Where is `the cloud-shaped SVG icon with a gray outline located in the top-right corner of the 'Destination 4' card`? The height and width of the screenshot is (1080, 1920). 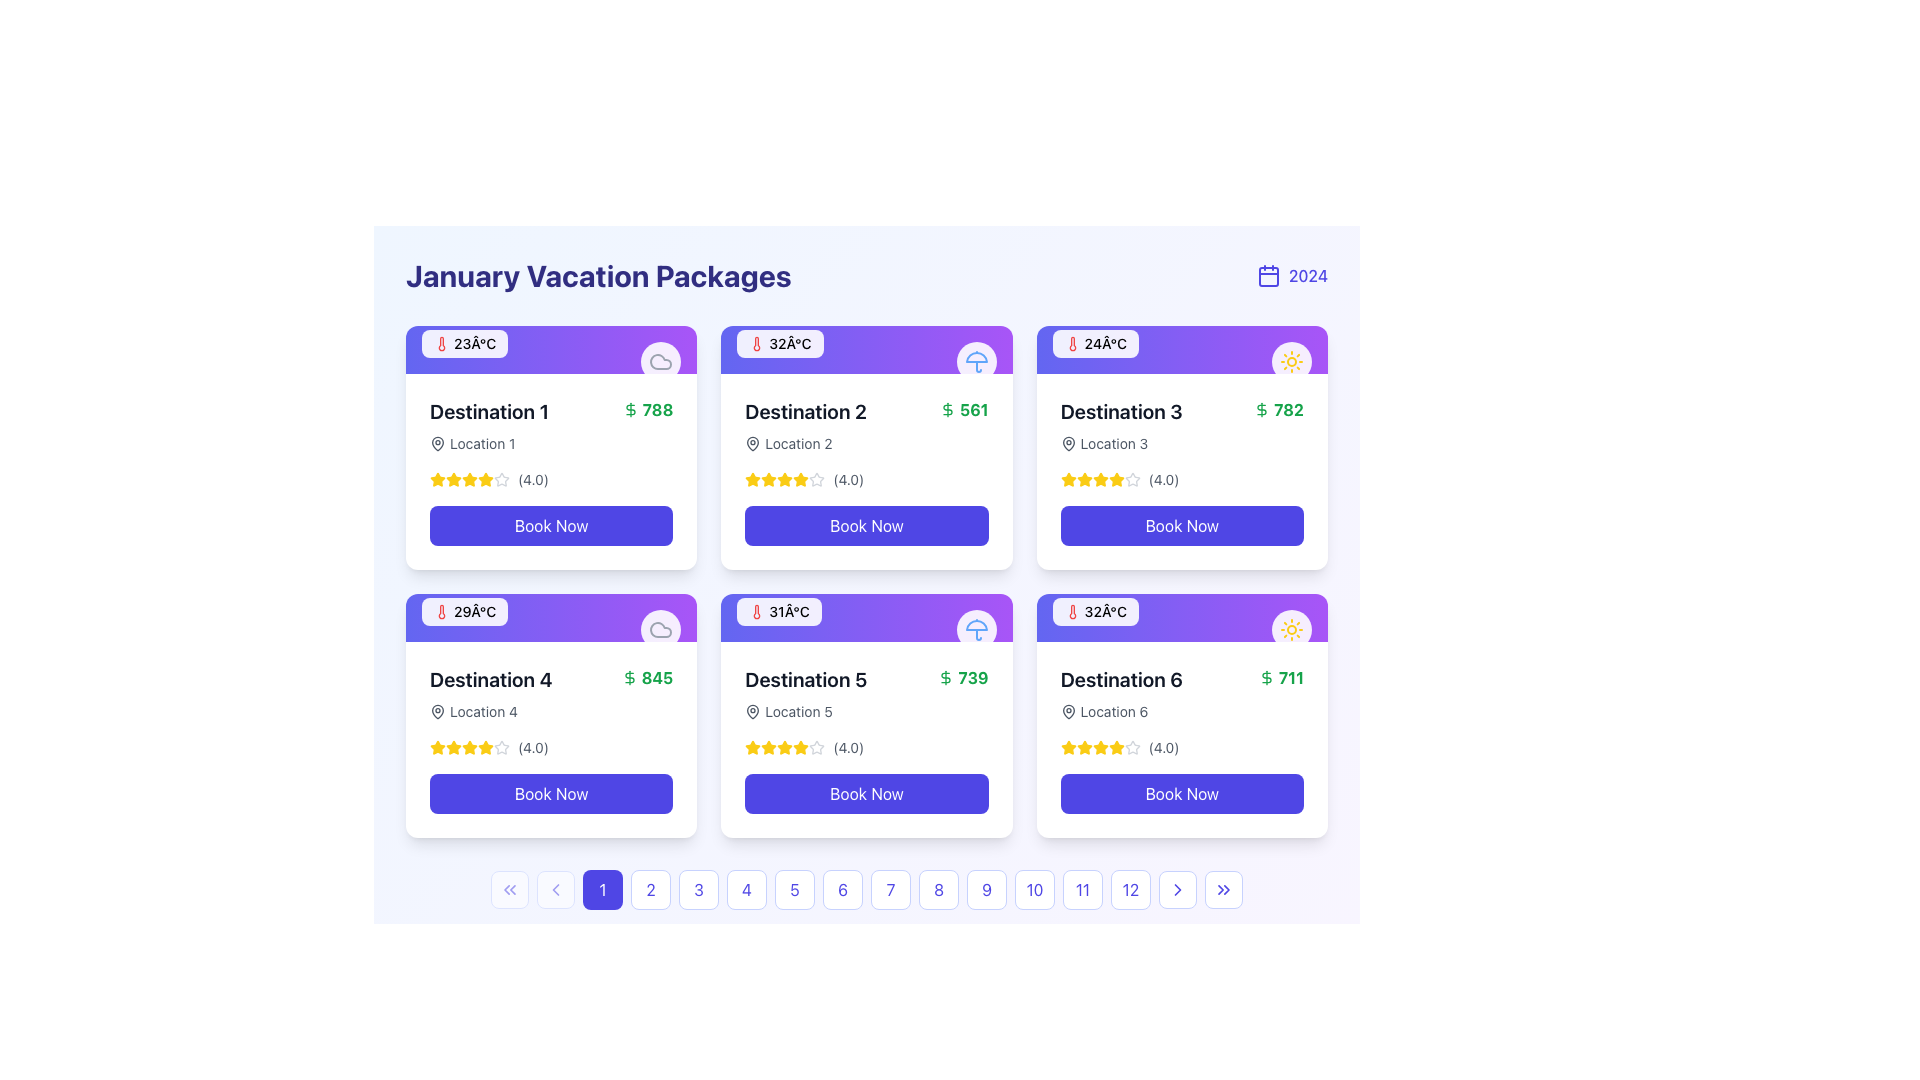
the cloud-shaped SVG icon with a gray outline located in the top-right corner of the 'Destination 4' card is located at coordinates (661, 362).